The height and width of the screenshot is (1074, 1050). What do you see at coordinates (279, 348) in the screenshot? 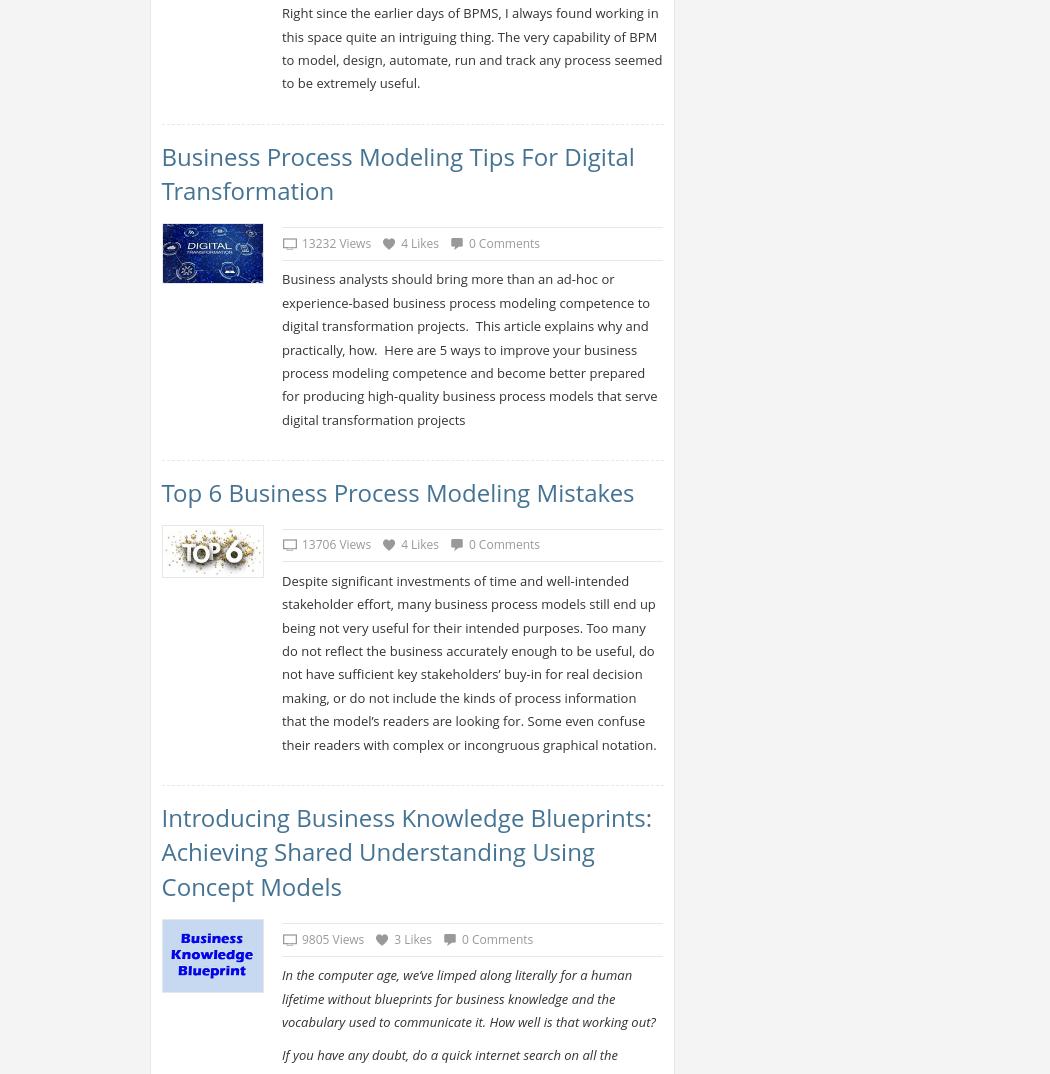
I see `'Business analysts should bring more than an ad-hoc or experience-based business process modeling competence to digital transformation projects.  This article explains why and practically, how.  Here are 5 ways to improve your business process modeling competence and become better prepared for producing high-quality business process models that serve digital transformation projects'` at bounding box center [279, 348].